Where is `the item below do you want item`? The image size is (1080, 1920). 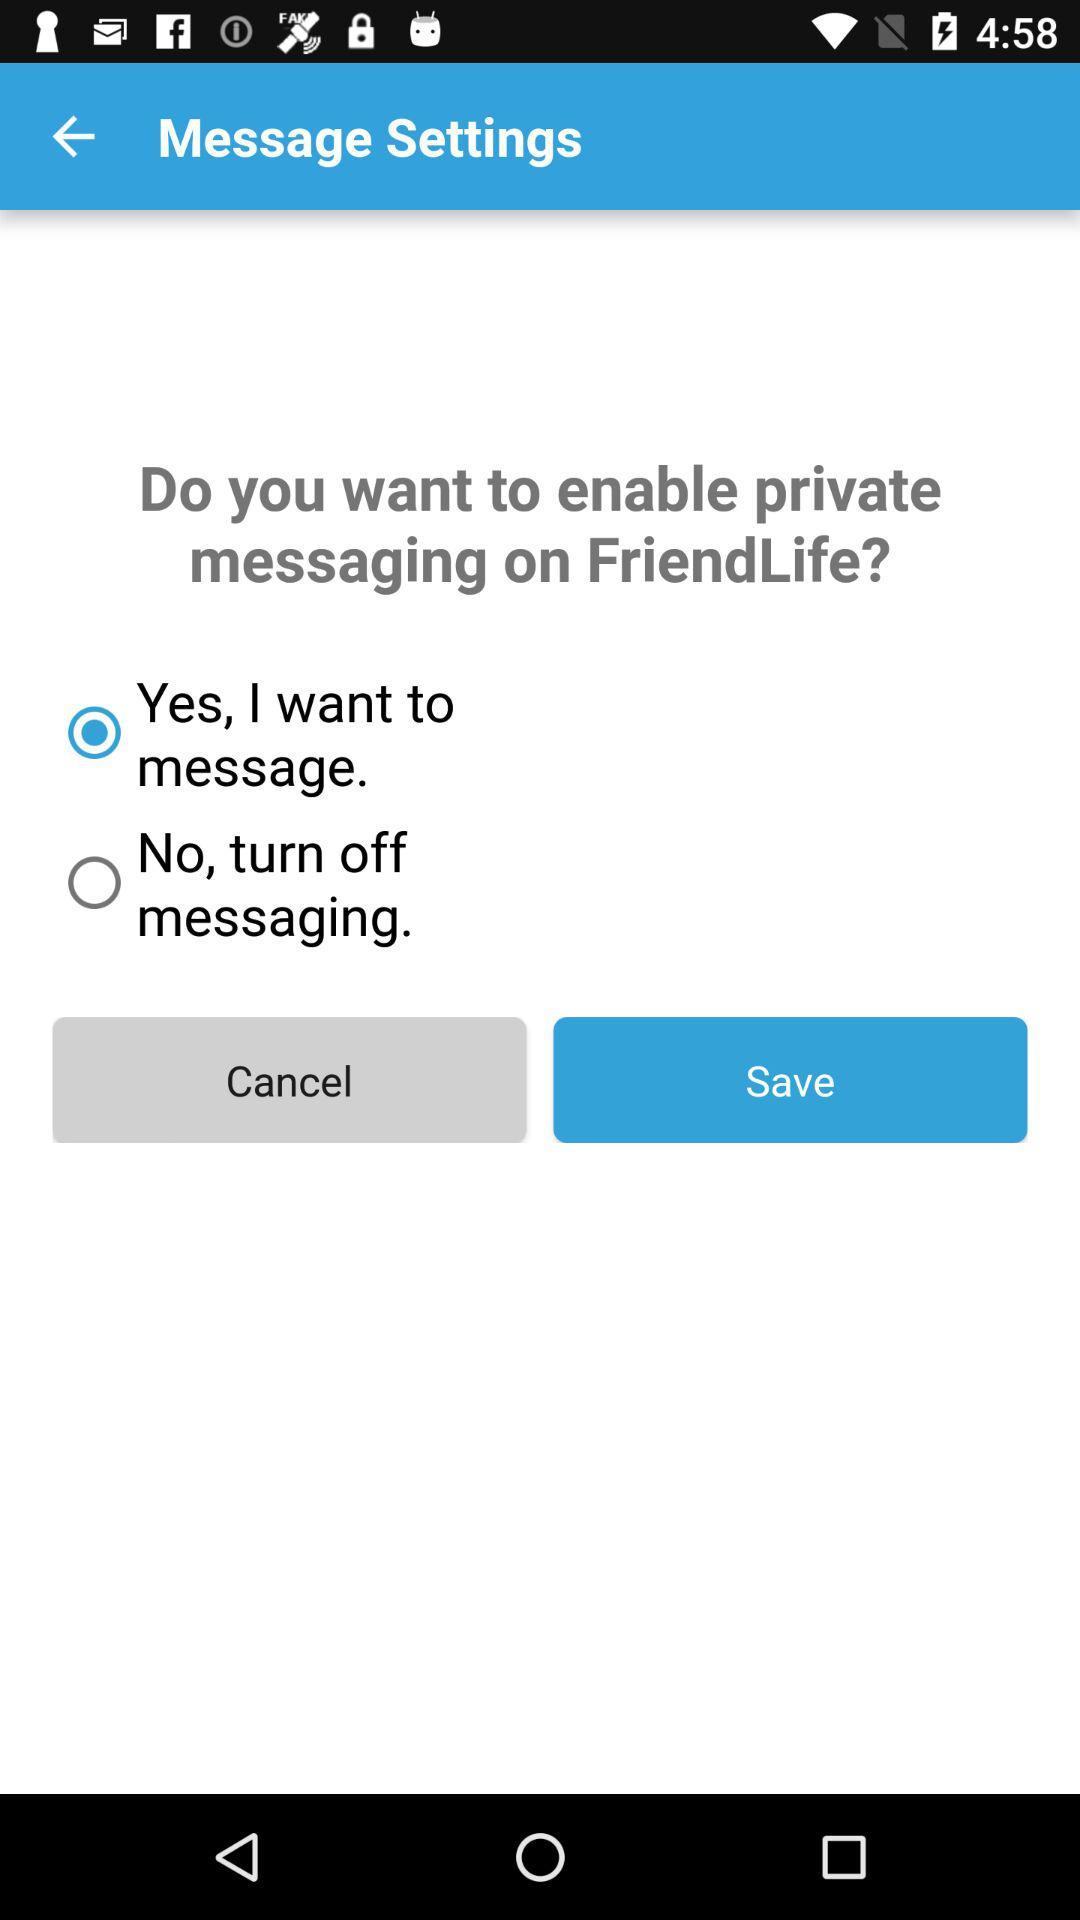
the item below do you want item is located at coordinates (367, 731).